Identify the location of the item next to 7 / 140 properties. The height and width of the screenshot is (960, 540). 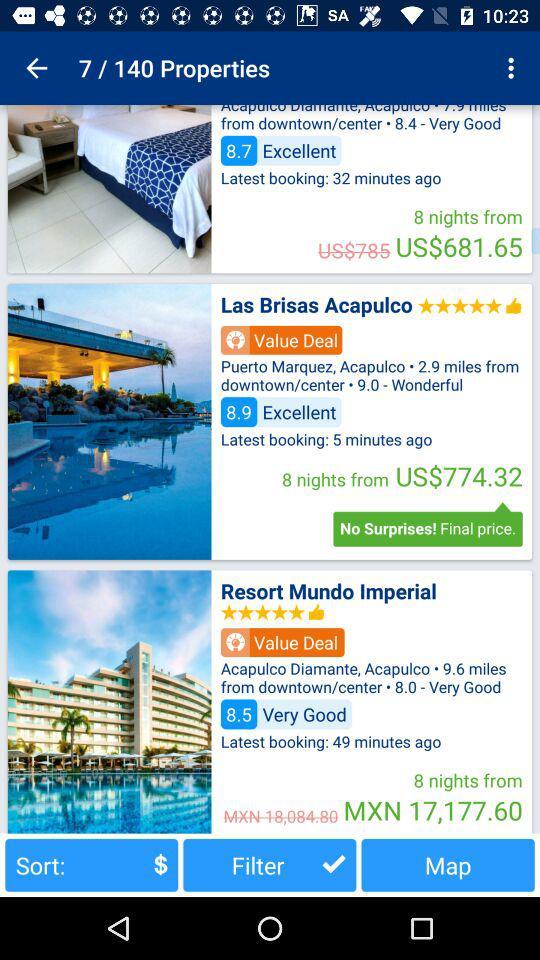
(36, 68).